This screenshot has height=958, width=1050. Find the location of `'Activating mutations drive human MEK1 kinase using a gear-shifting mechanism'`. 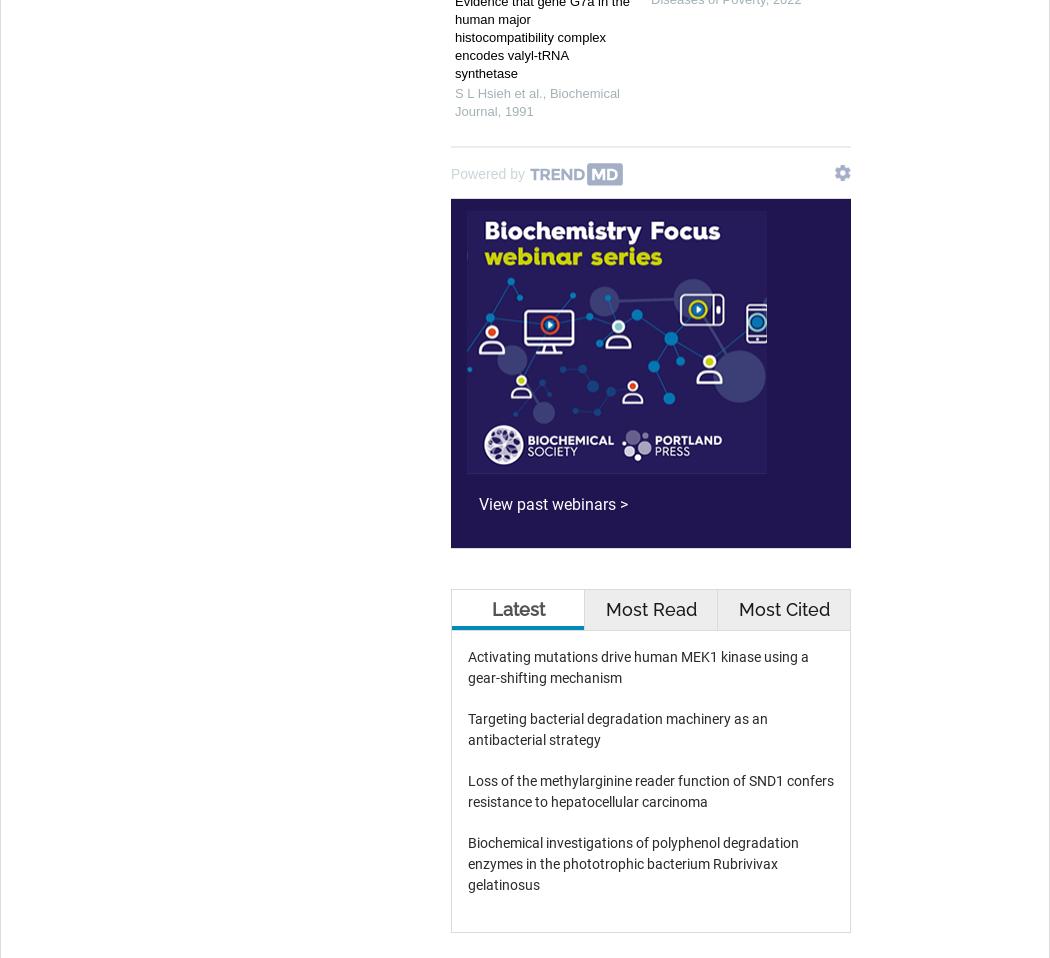

'Activating mutations drive human MEK1 kinase using a gear-shifting mechanism' is located at coordinates (638, 666).